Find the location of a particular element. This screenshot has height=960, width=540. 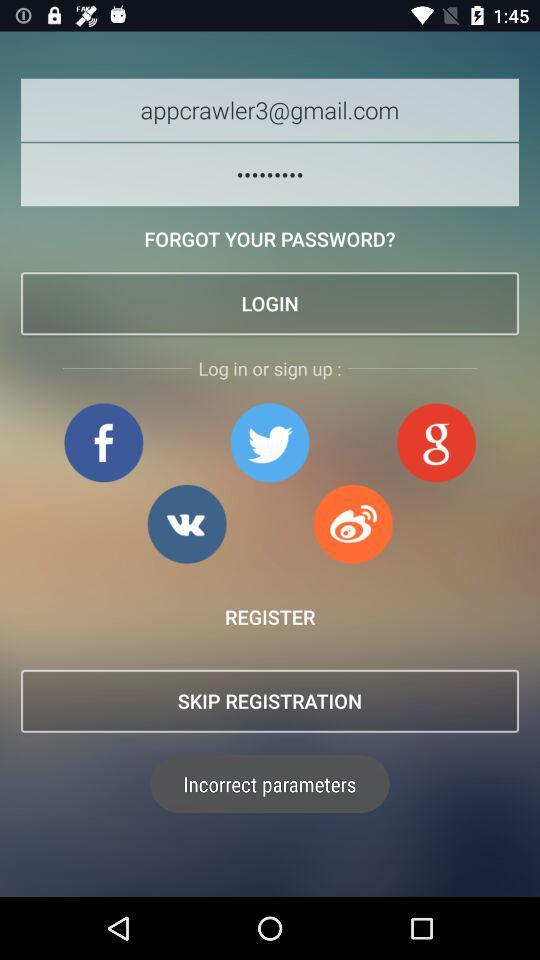

google simple page is located at coordinates (435, 442).